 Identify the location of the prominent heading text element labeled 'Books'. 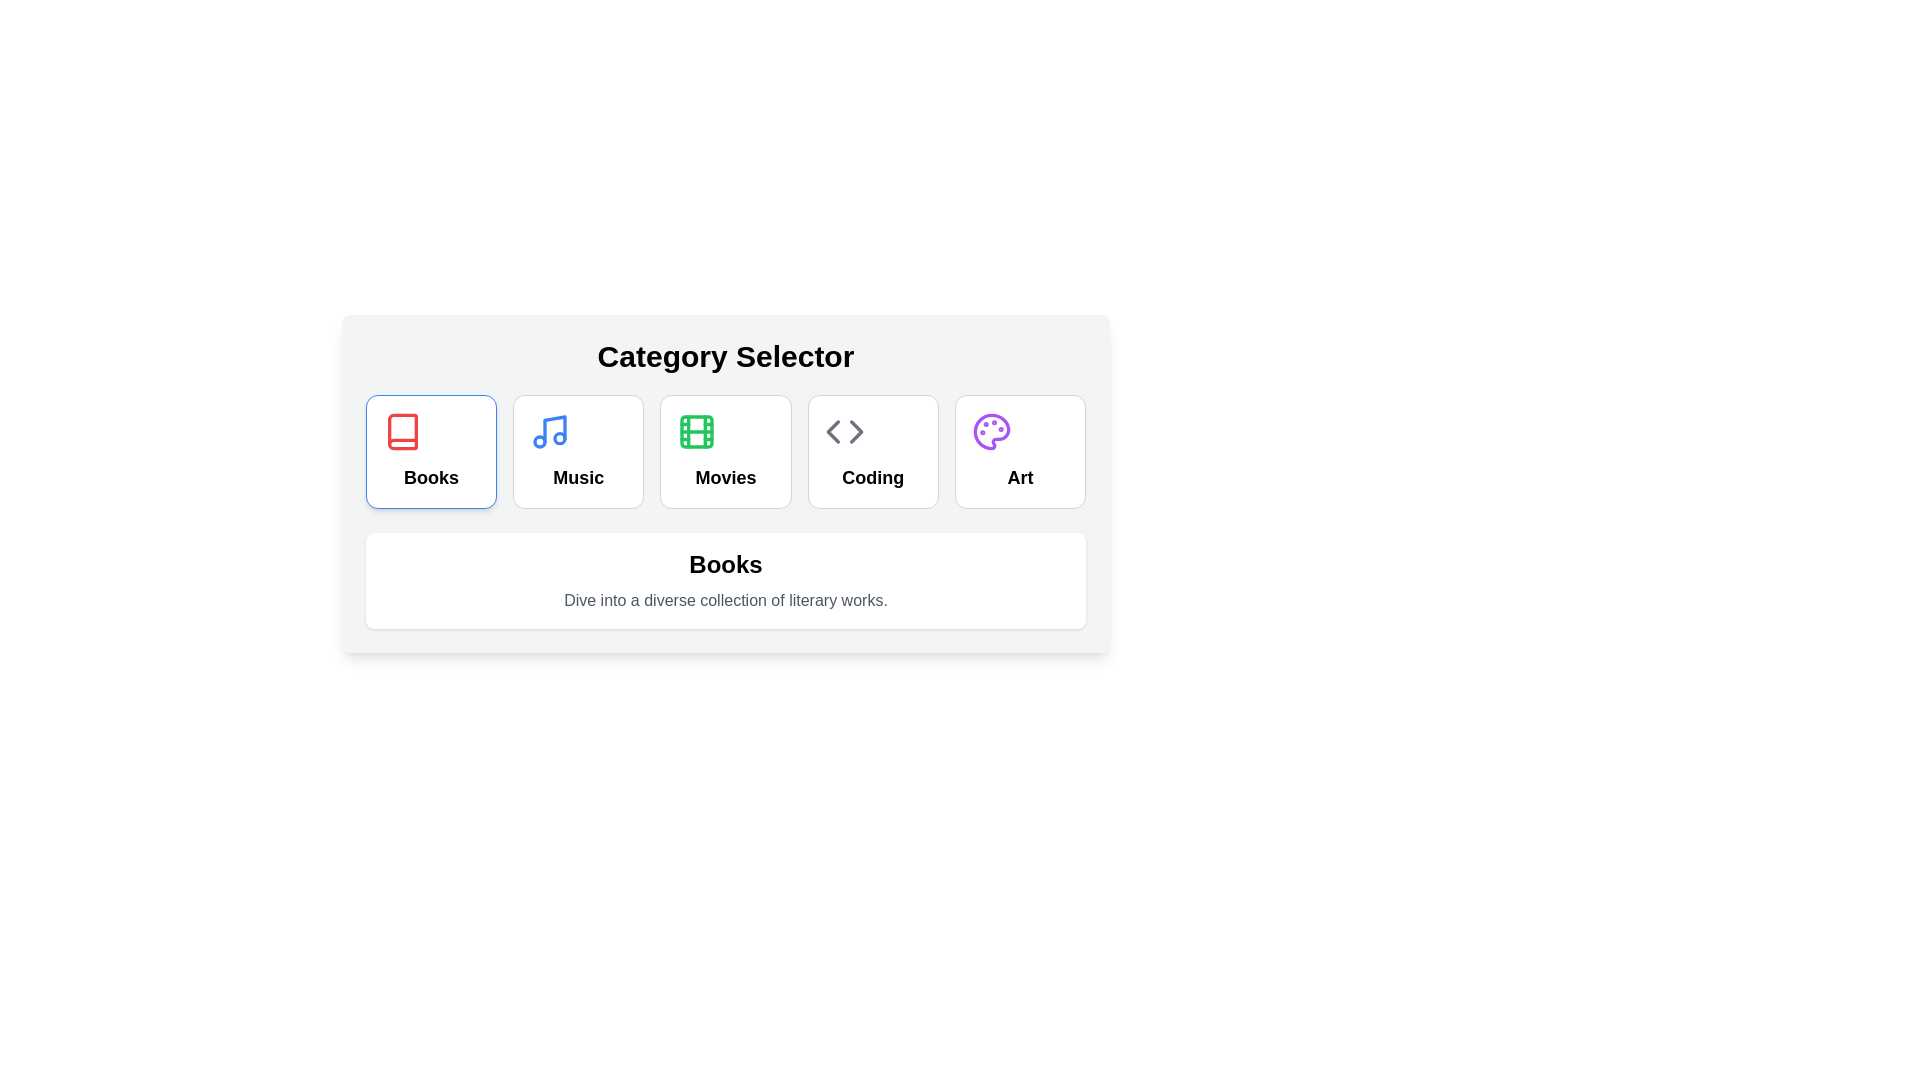
(724, 564).